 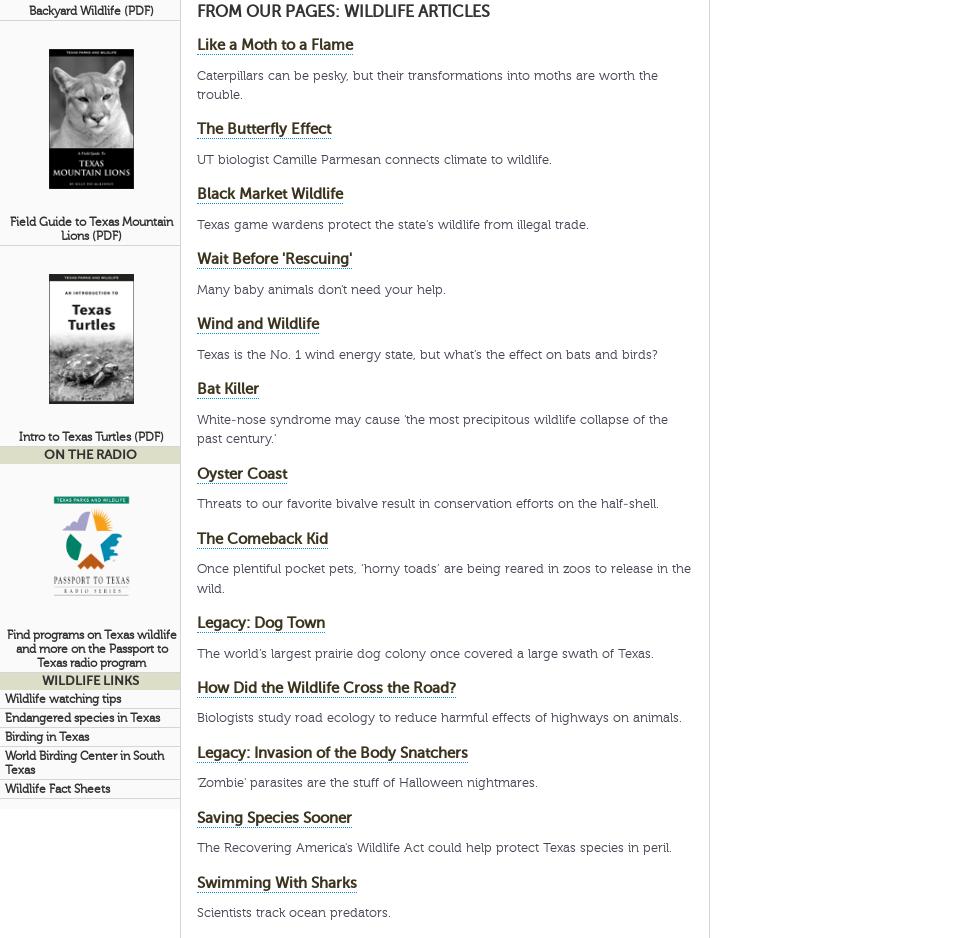 What do you see at coordinates (273, 816) in the screenshot?
I see `'Saving Species Sooner'` at bounding box center [273, 816].